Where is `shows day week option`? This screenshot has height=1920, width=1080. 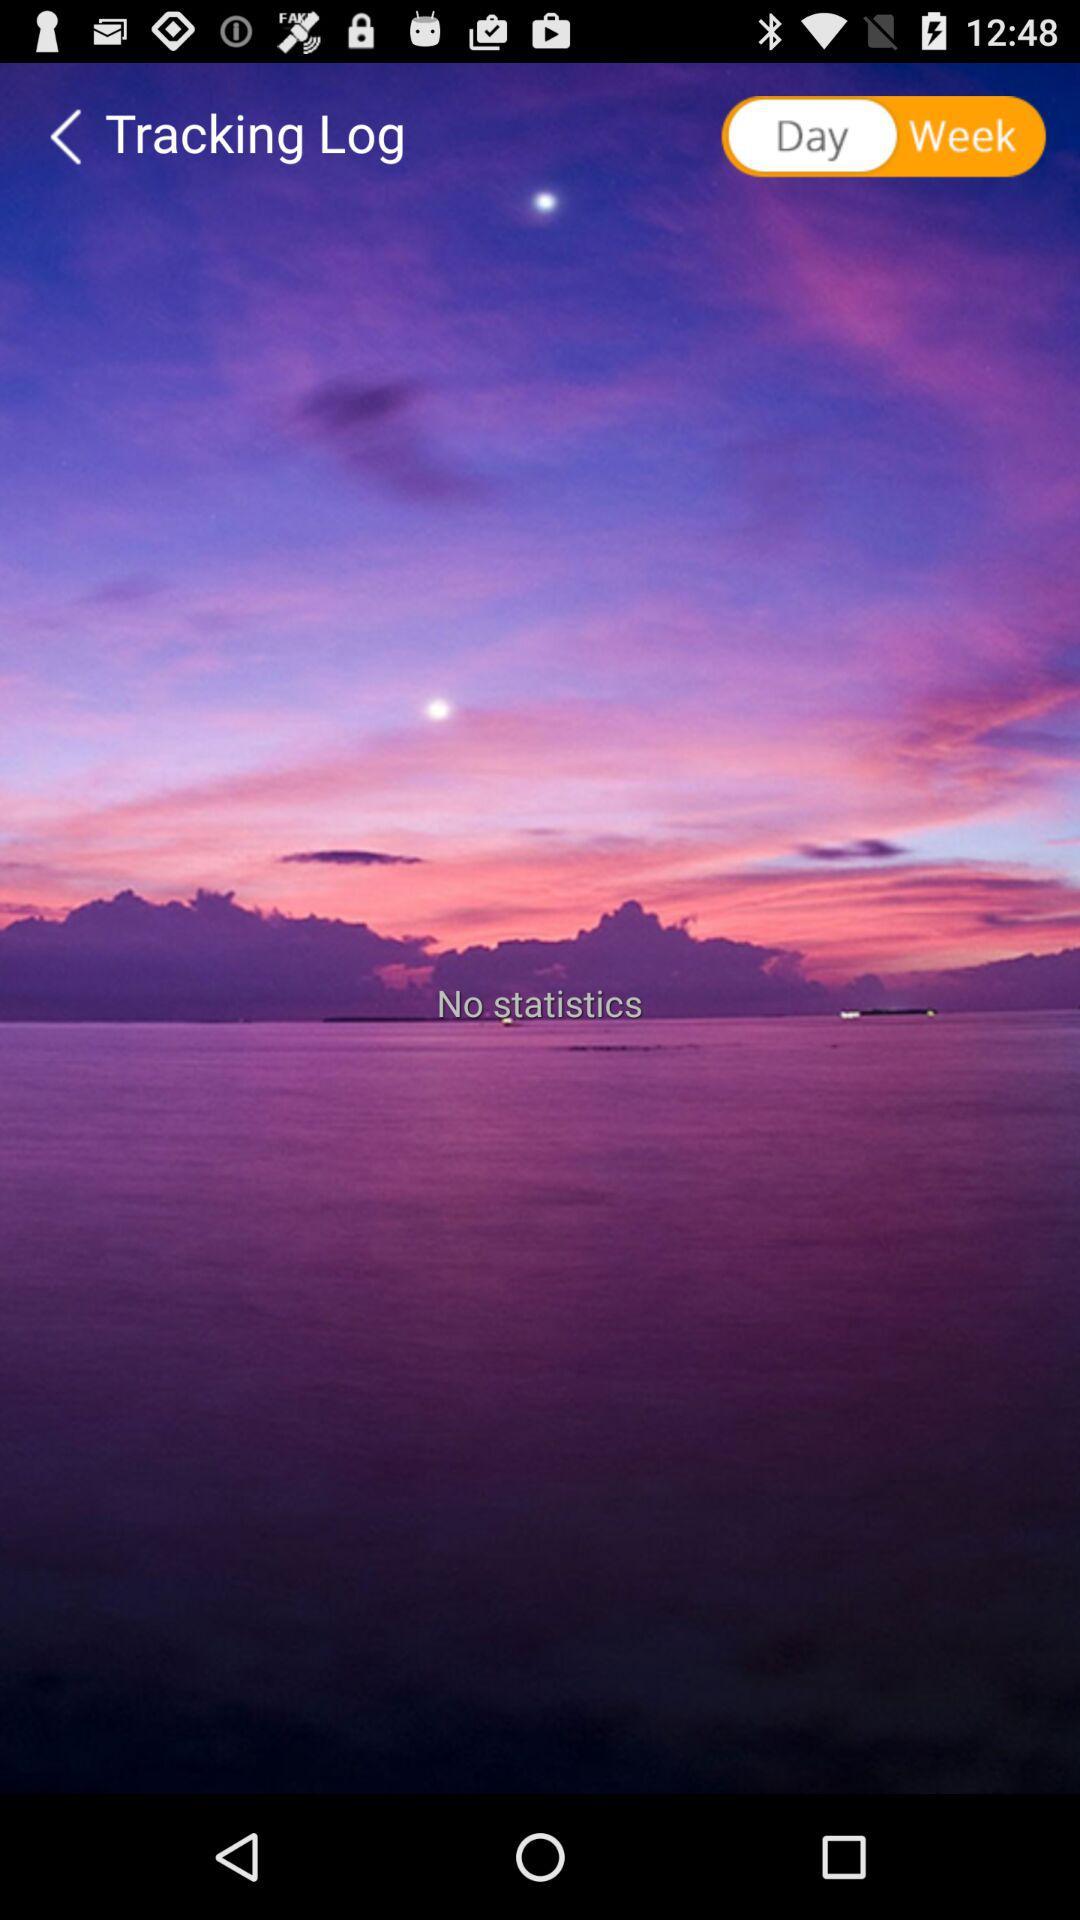 shows day week option is located at coordinates (885, 136).